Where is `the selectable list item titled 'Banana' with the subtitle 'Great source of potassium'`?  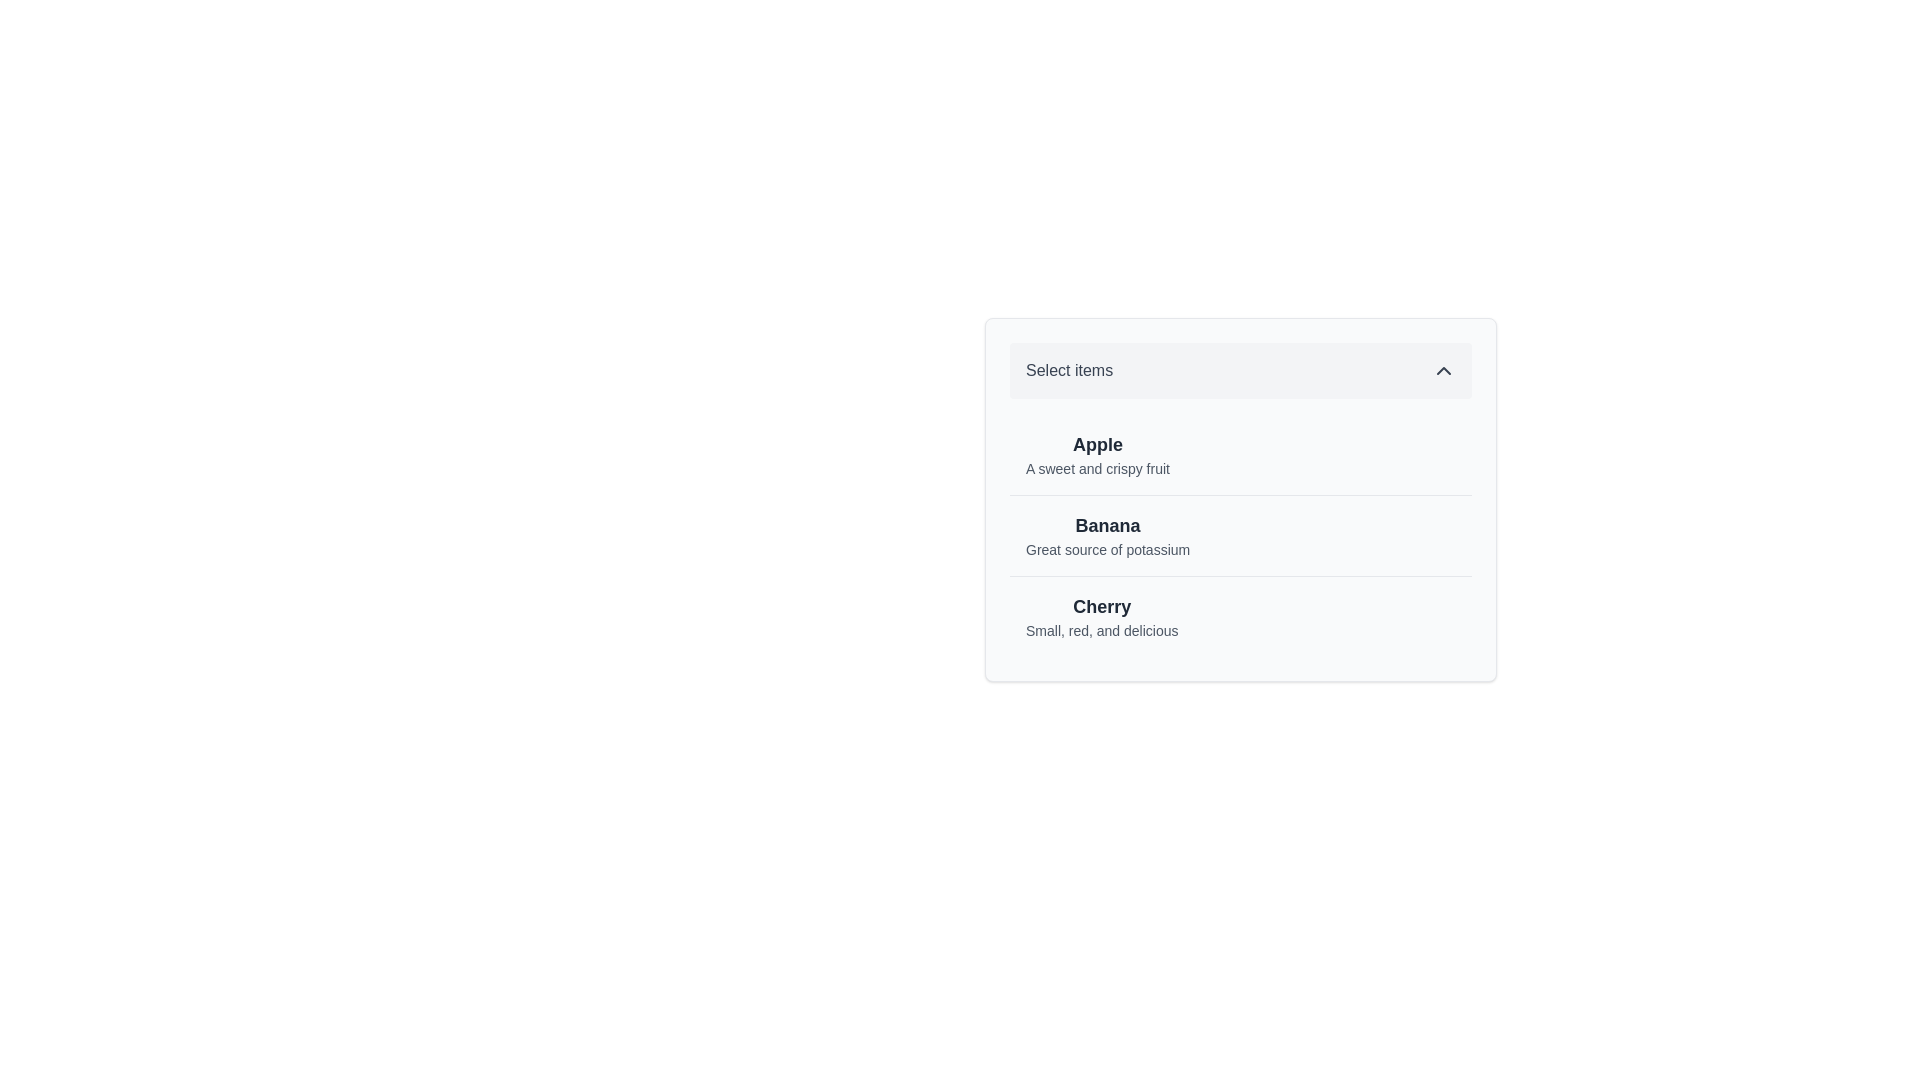
the selectable list item titled 'Banana' with the subtitle 'Great source of potassium' is located at coordinates (1240, 497).